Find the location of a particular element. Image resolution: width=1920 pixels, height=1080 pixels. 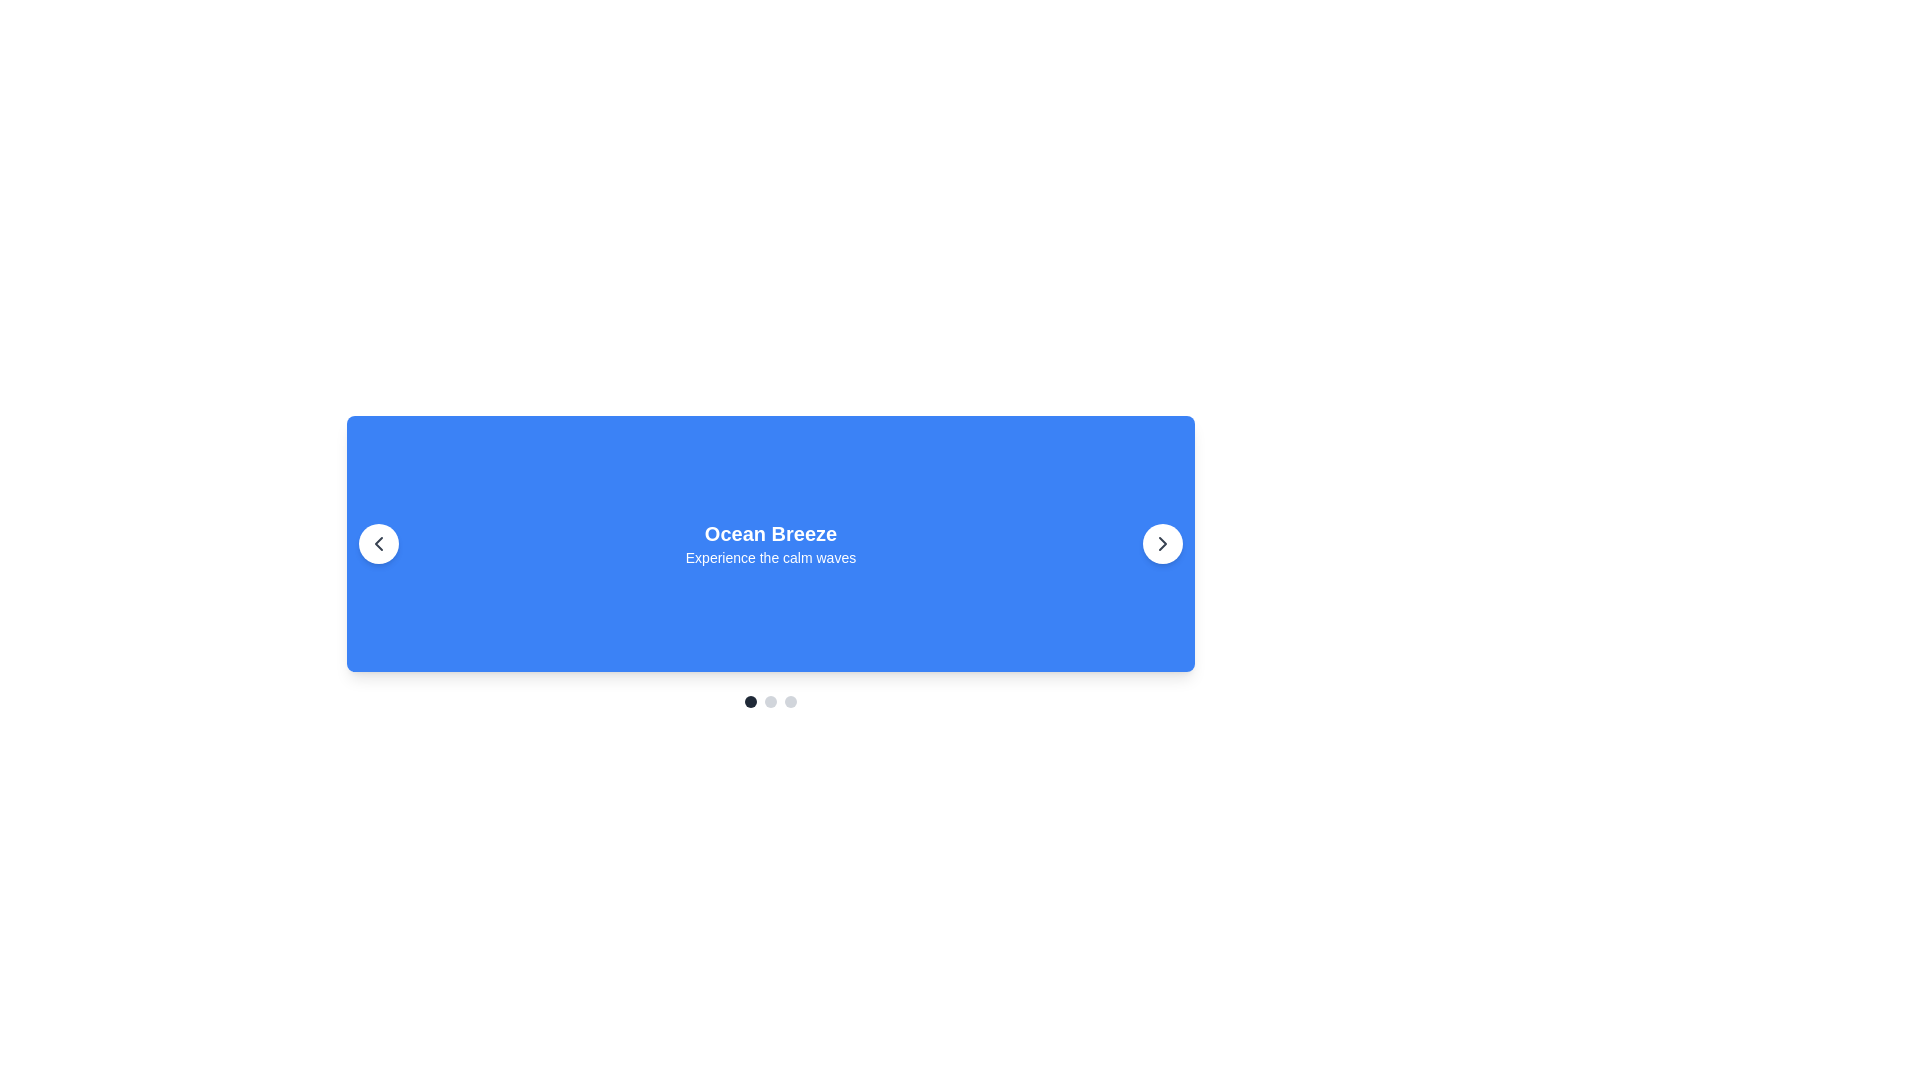

the static text displaying 'Experience the calm waves', which is styled in small white font on a bright blue background, located beneath the heading 'Ocean Breeze' is located at coordinates (770, 558).